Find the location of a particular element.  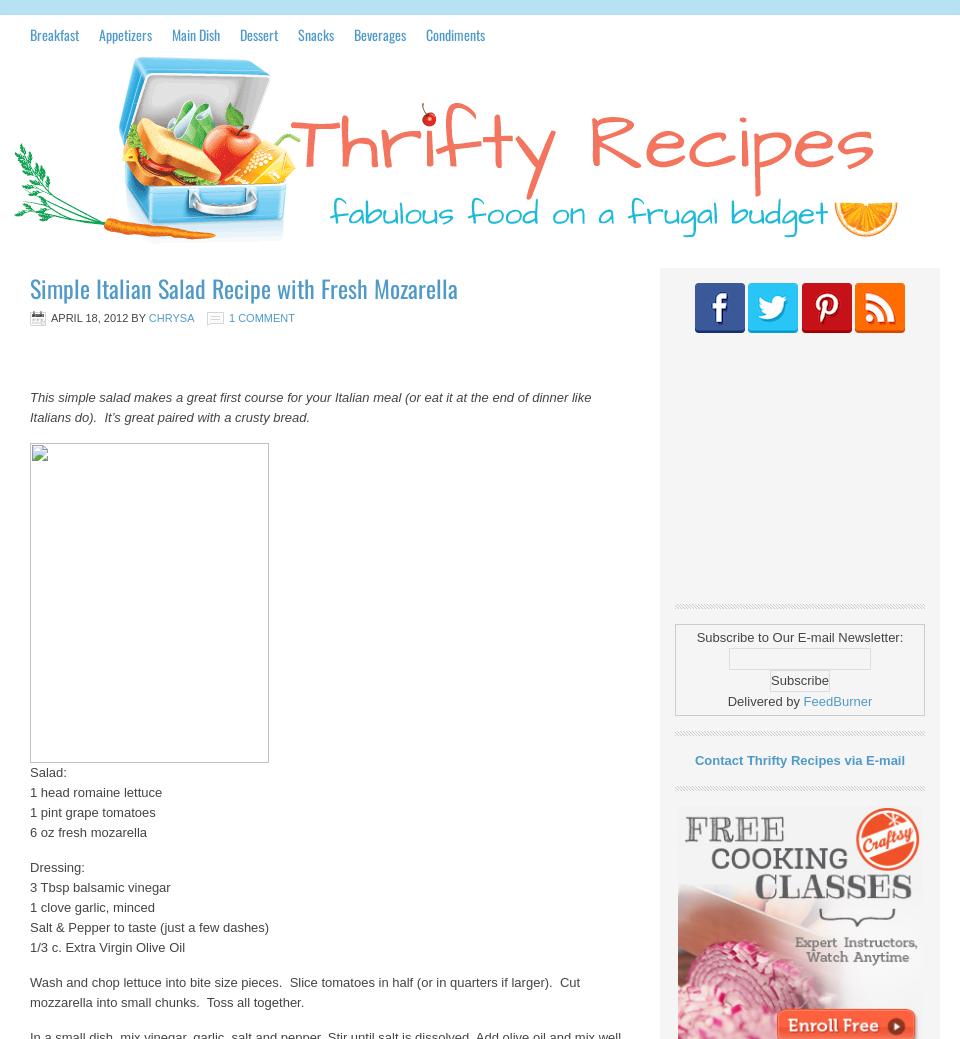

'1 head romaine lettuce' is located at coordinates (96, 791).